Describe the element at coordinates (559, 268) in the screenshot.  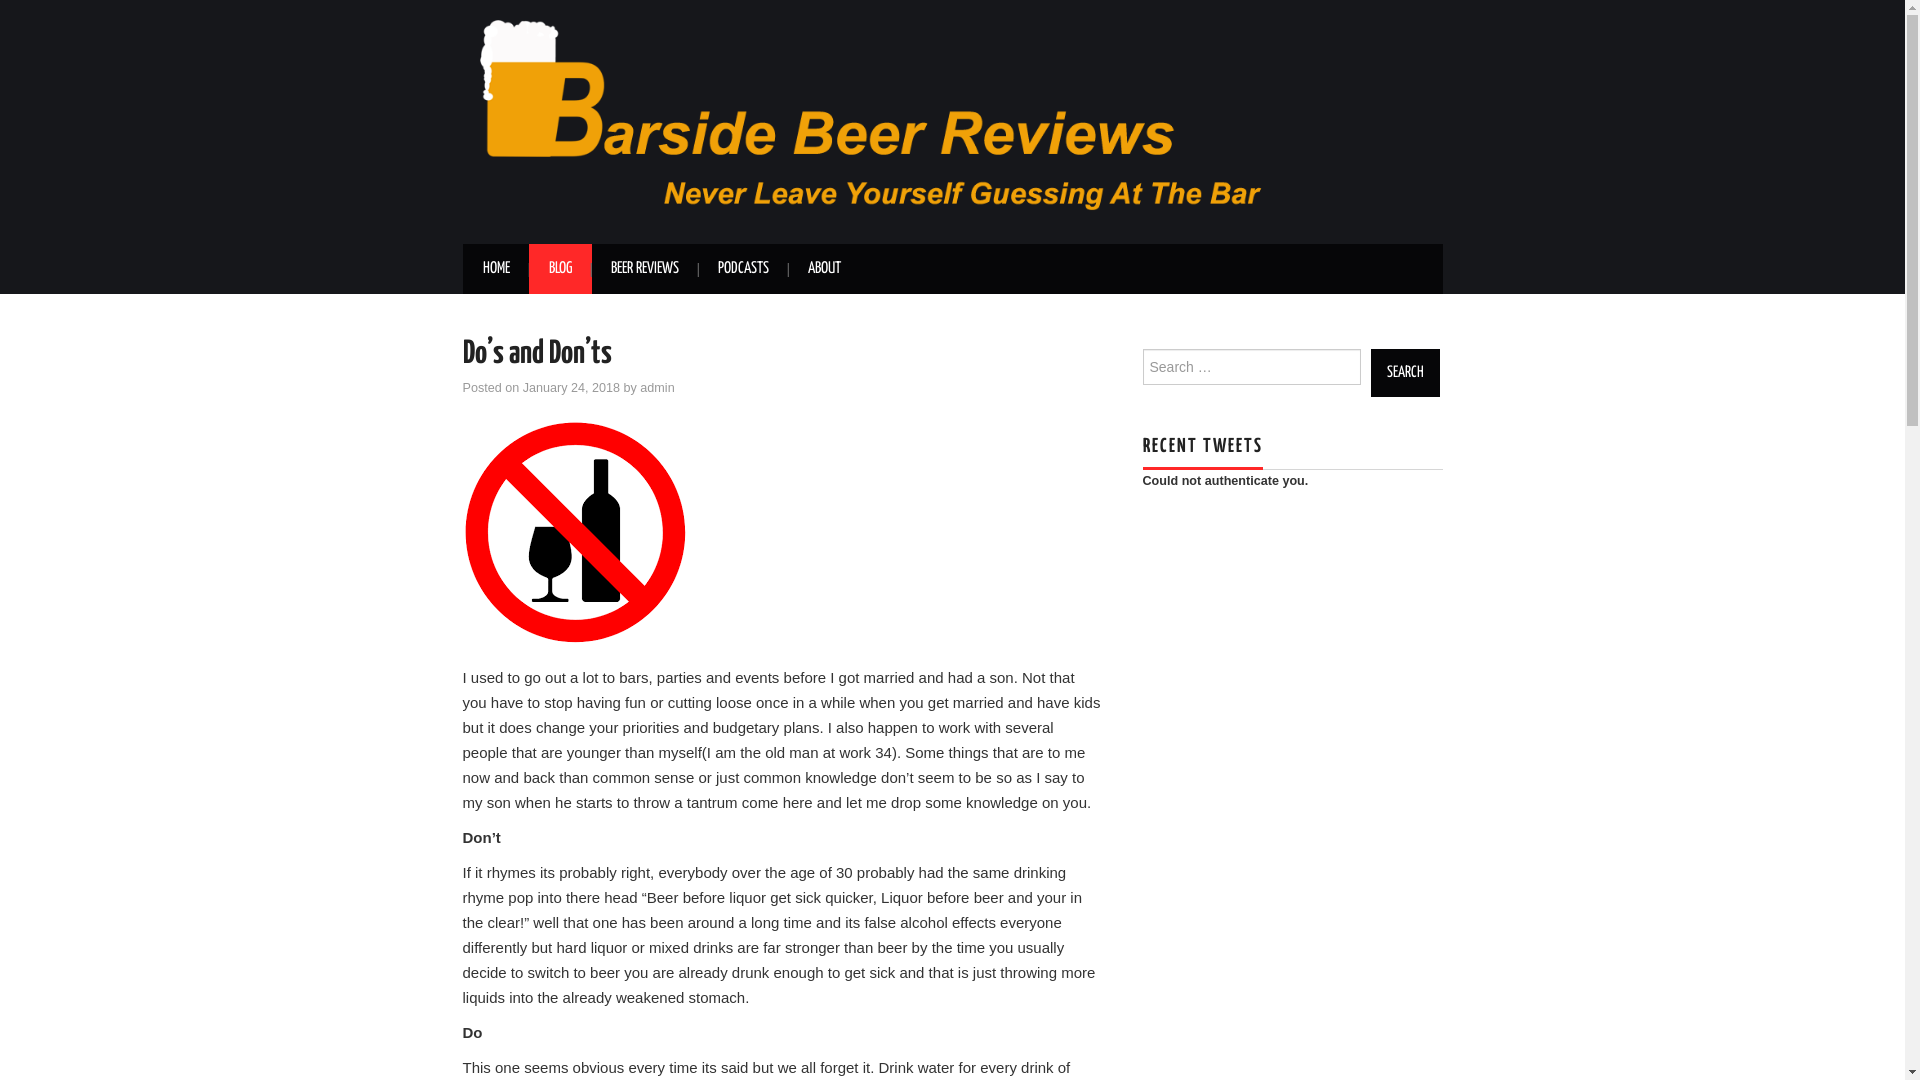
I see `'BLOG'` at that location.